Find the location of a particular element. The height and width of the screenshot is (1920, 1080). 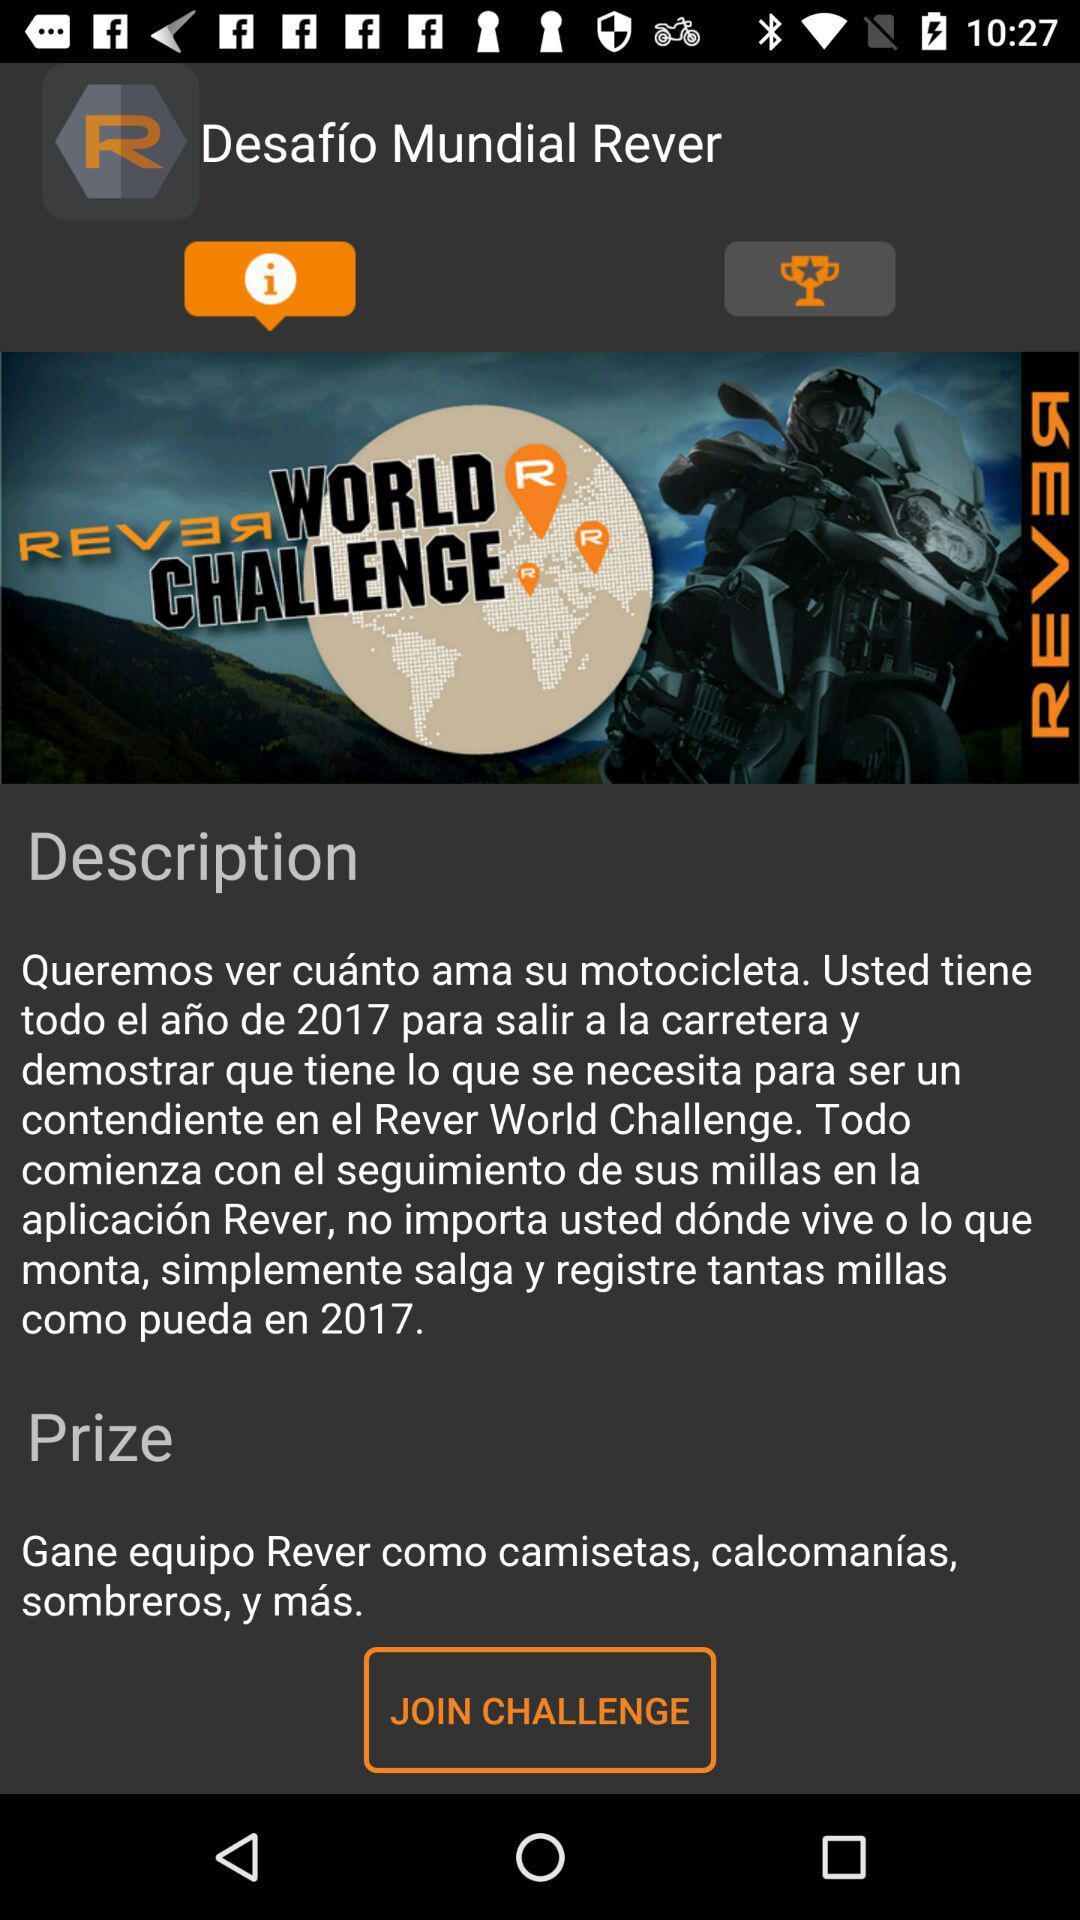

can use it in my motorcyle is located at coordinates (540, 1144).